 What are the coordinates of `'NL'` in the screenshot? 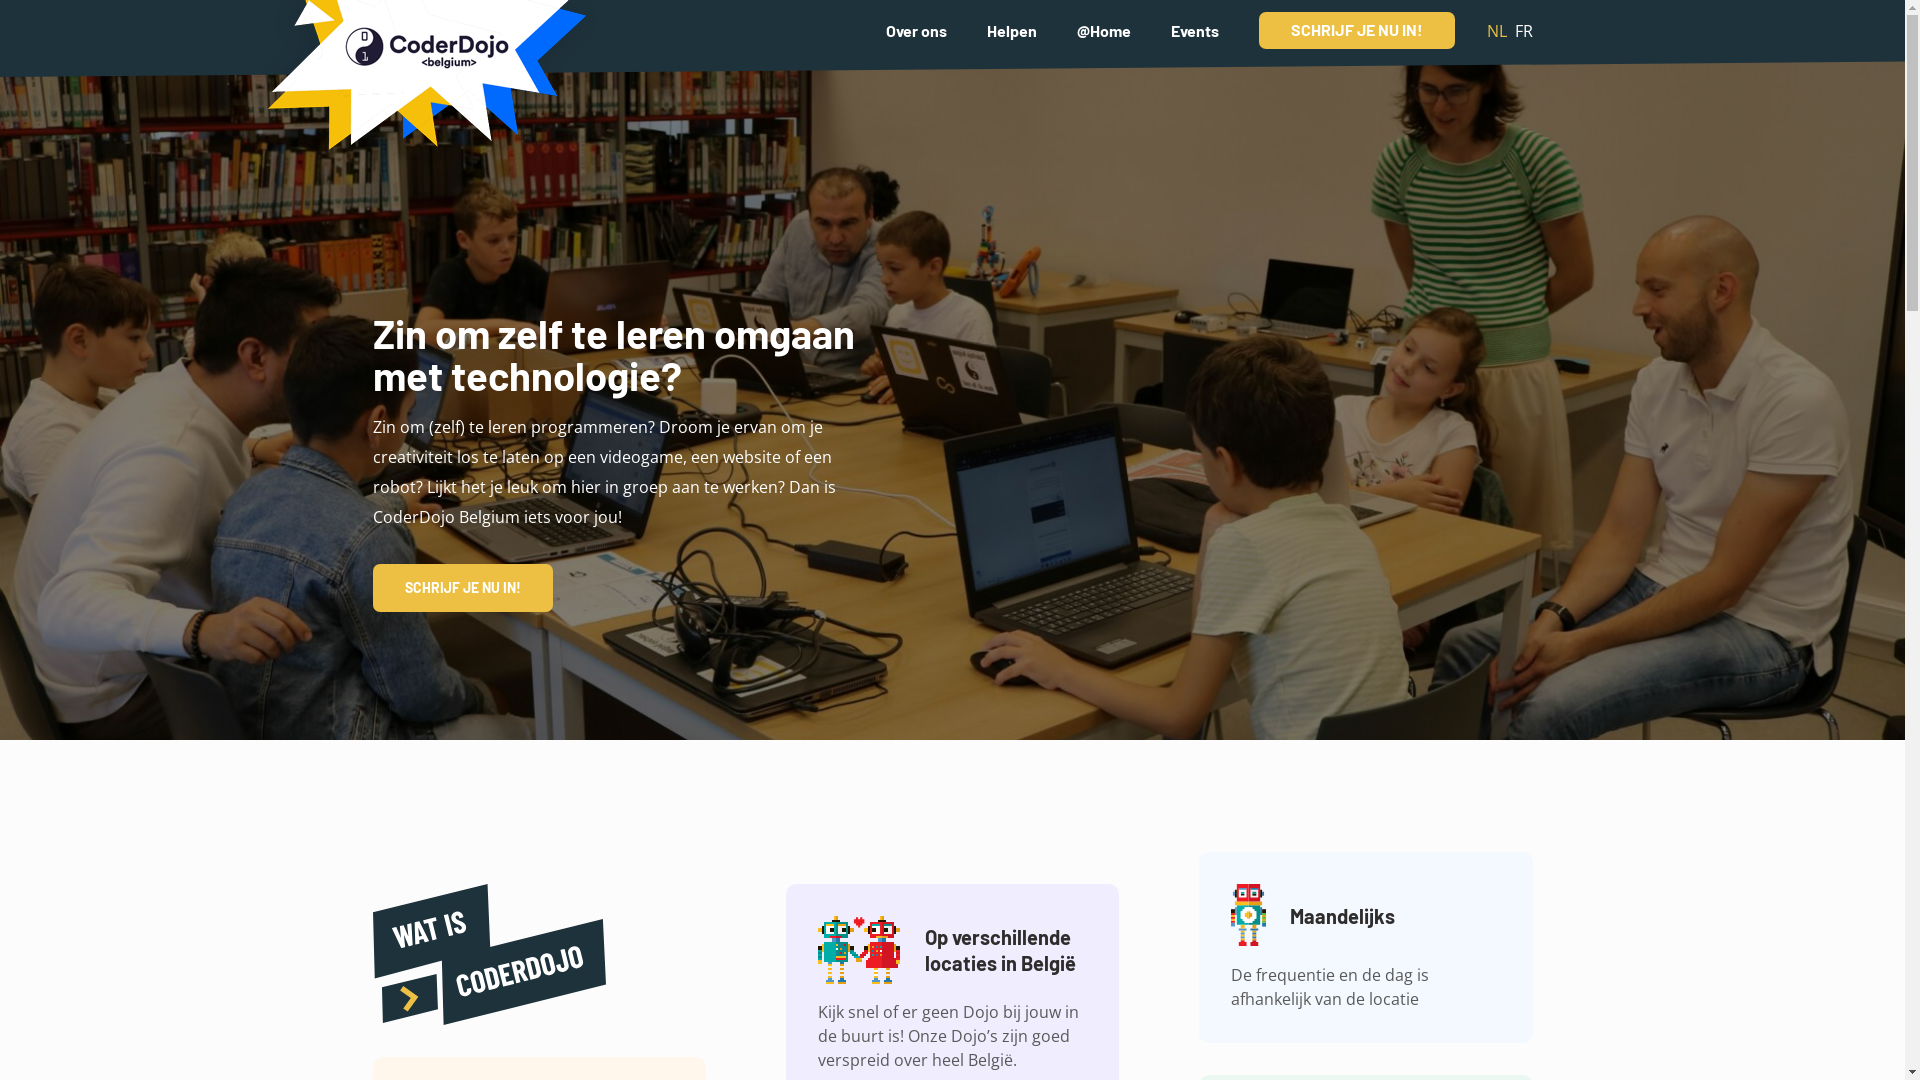 It's located at (1496, 30).